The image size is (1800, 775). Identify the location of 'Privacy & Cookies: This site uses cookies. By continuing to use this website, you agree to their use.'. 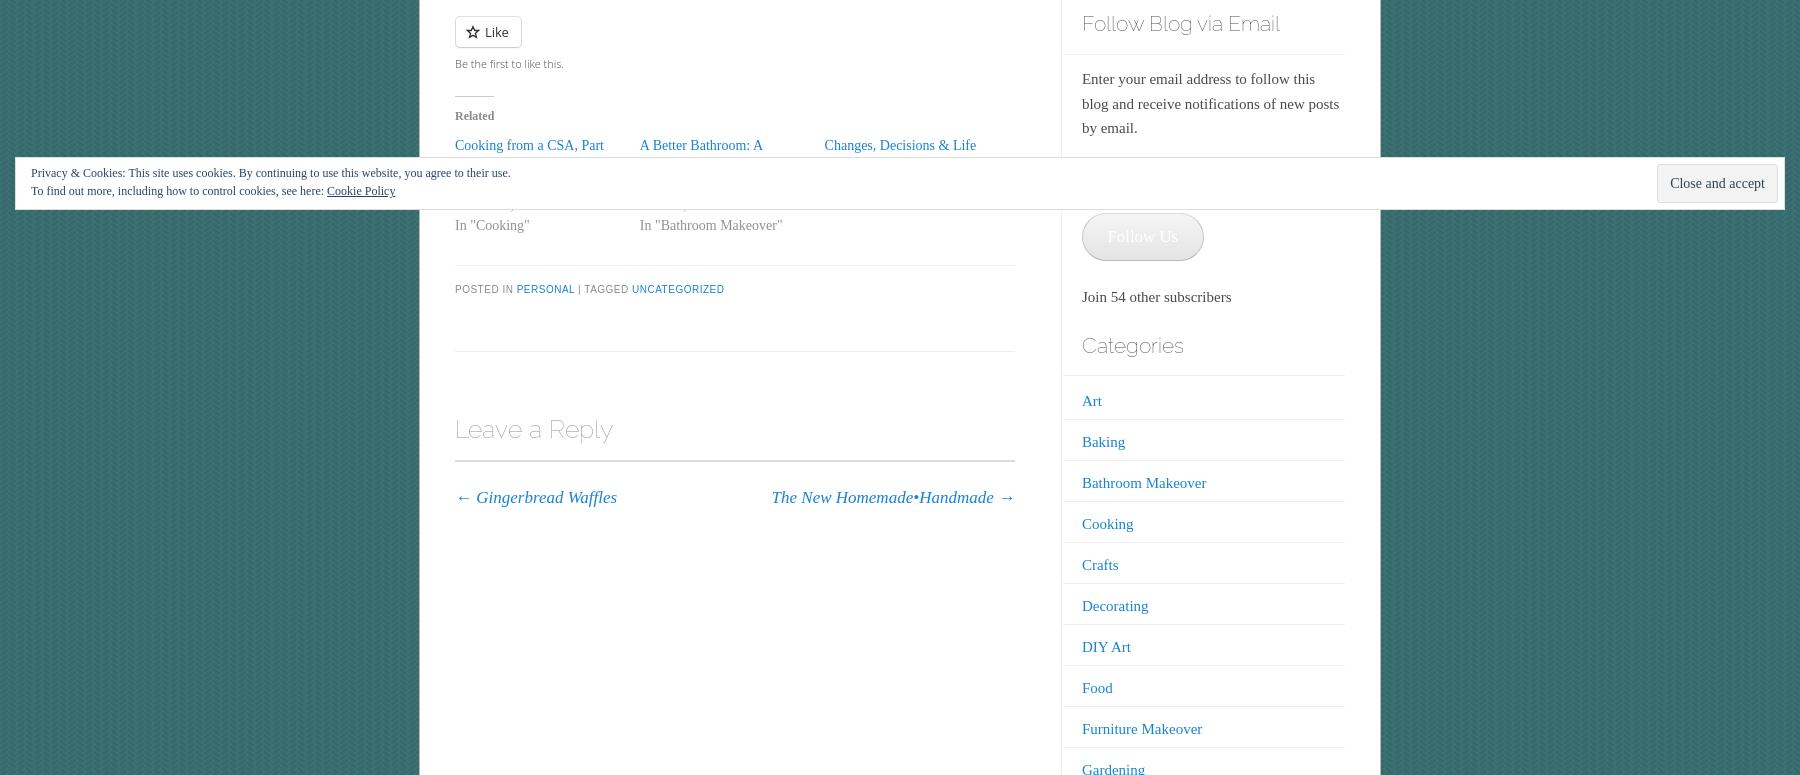
(269, 171).